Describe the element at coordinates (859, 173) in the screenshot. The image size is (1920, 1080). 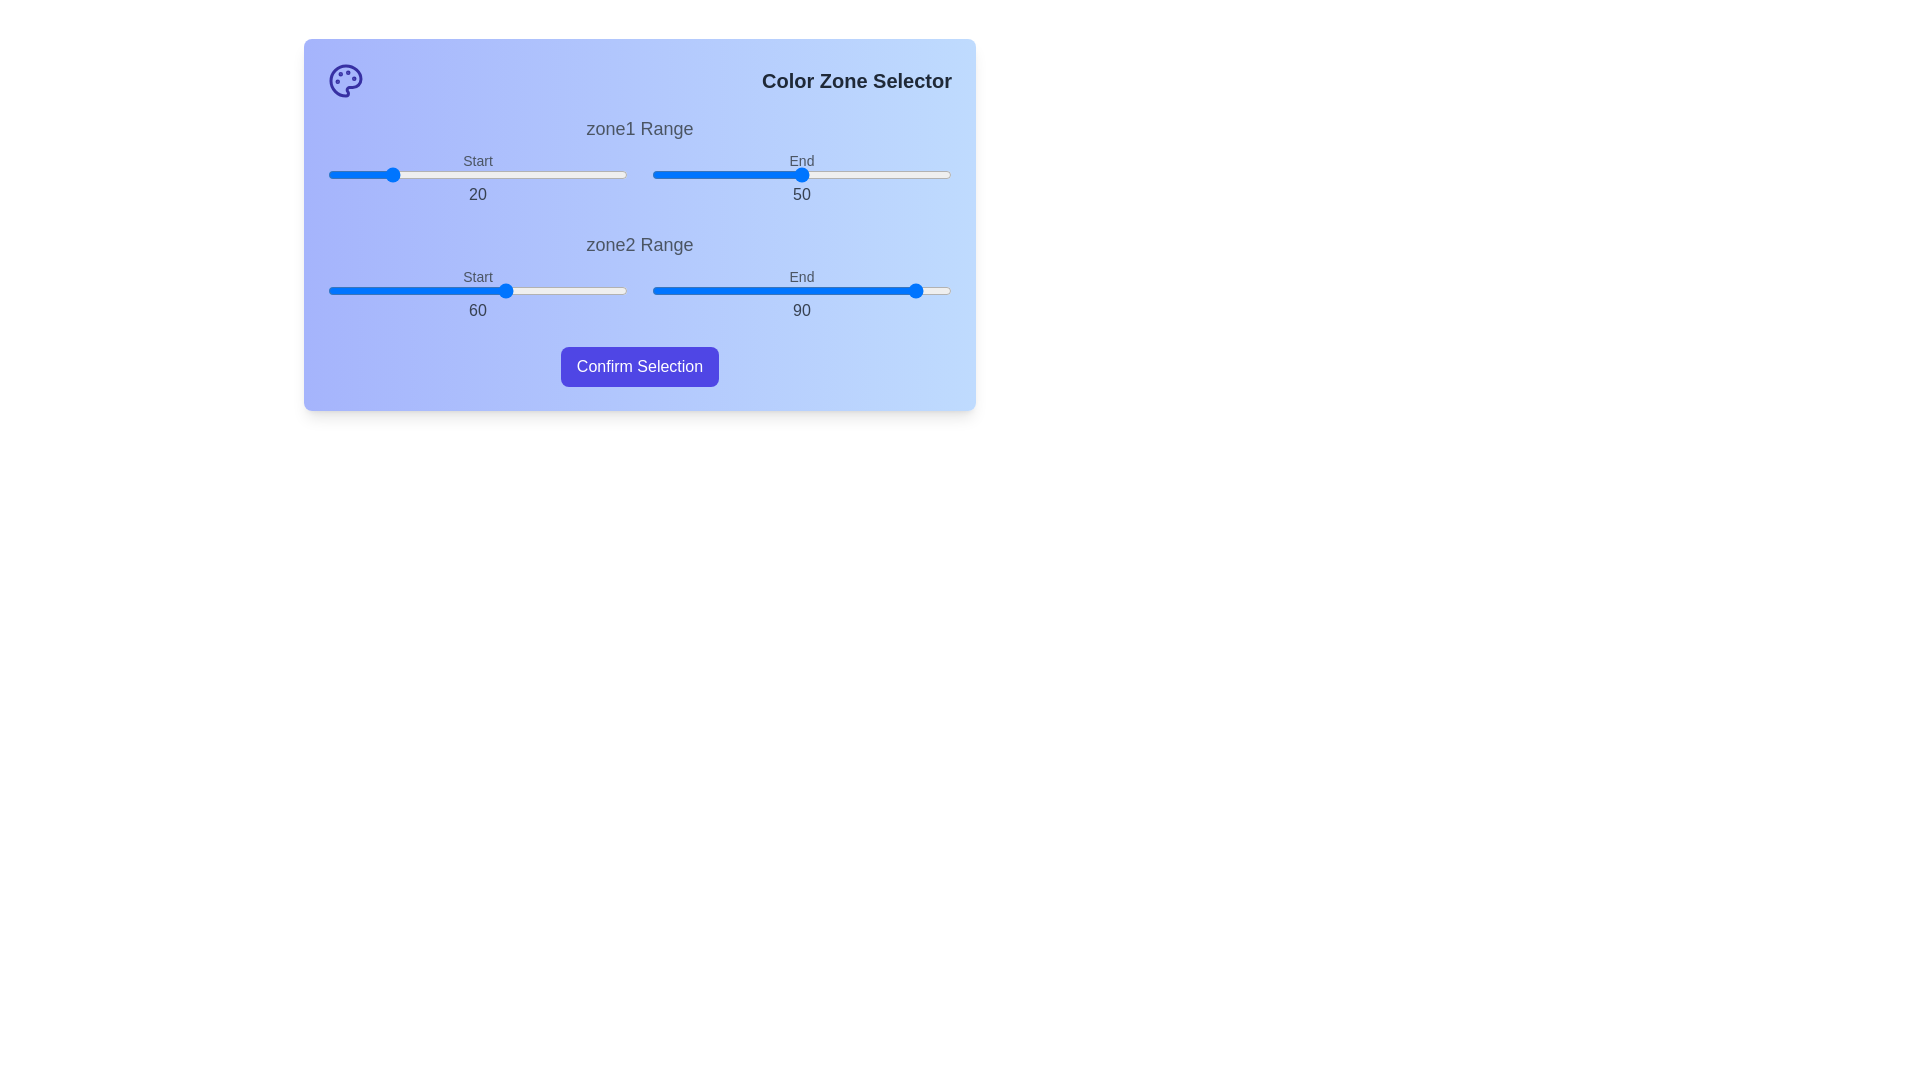
I see `the end range slider for zone1 to 69` at that location.